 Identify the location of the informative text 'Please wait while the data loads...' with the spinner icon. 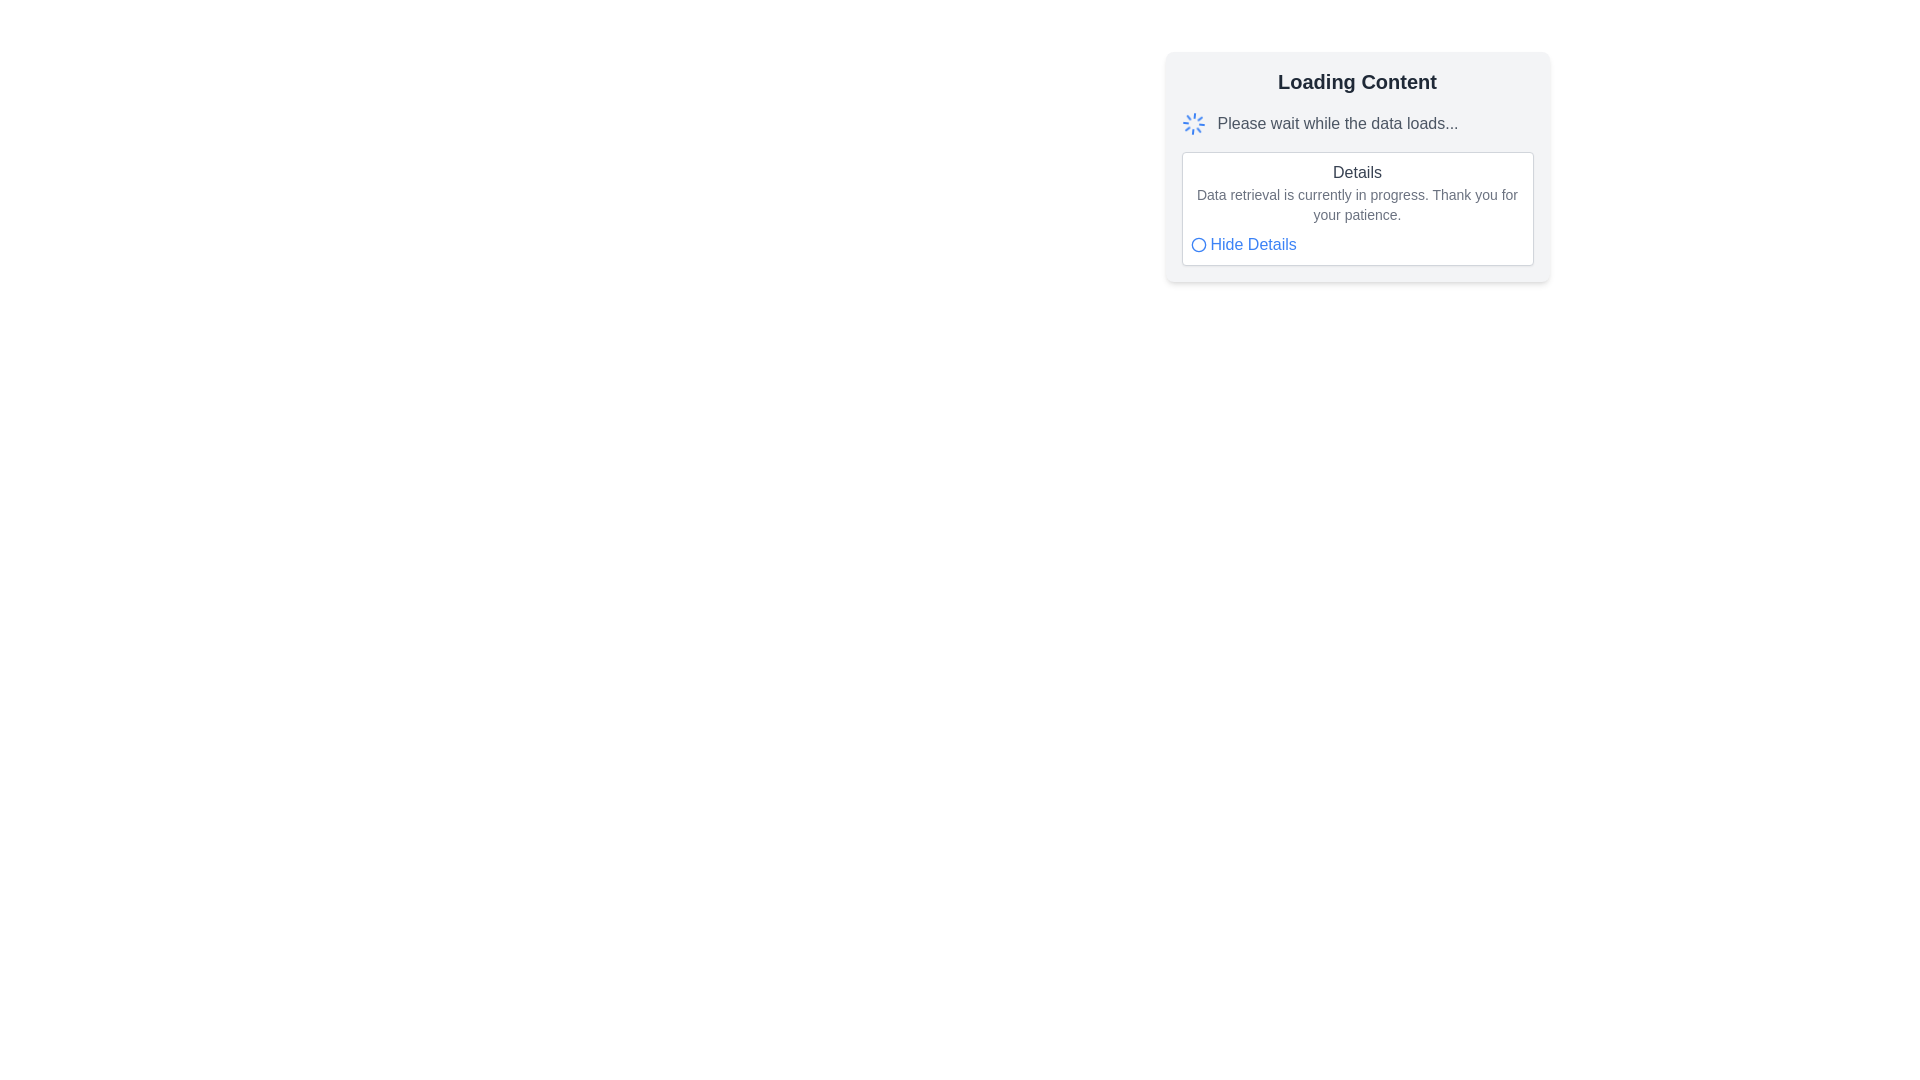
(1357, 123).